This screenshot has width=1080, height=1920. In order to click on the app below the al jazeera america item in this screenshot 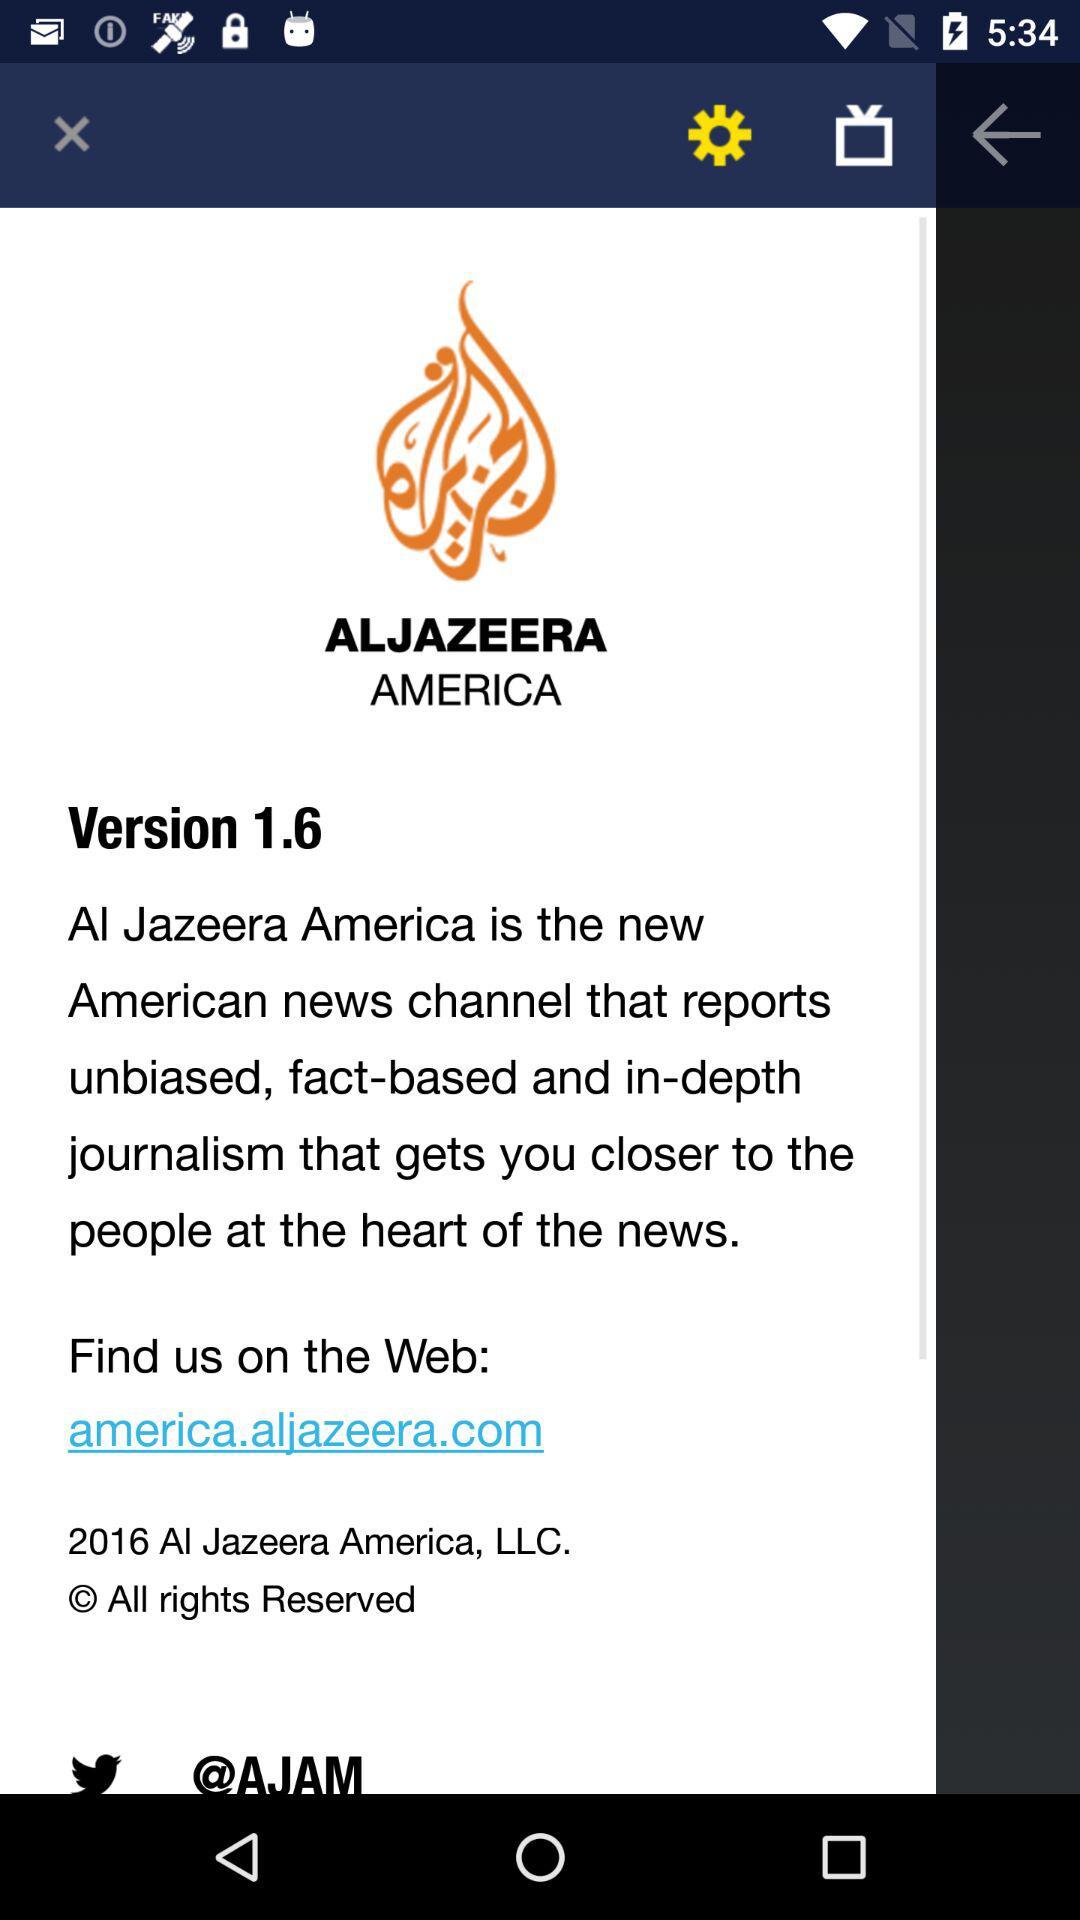, I will do `click(467, 1398)`.